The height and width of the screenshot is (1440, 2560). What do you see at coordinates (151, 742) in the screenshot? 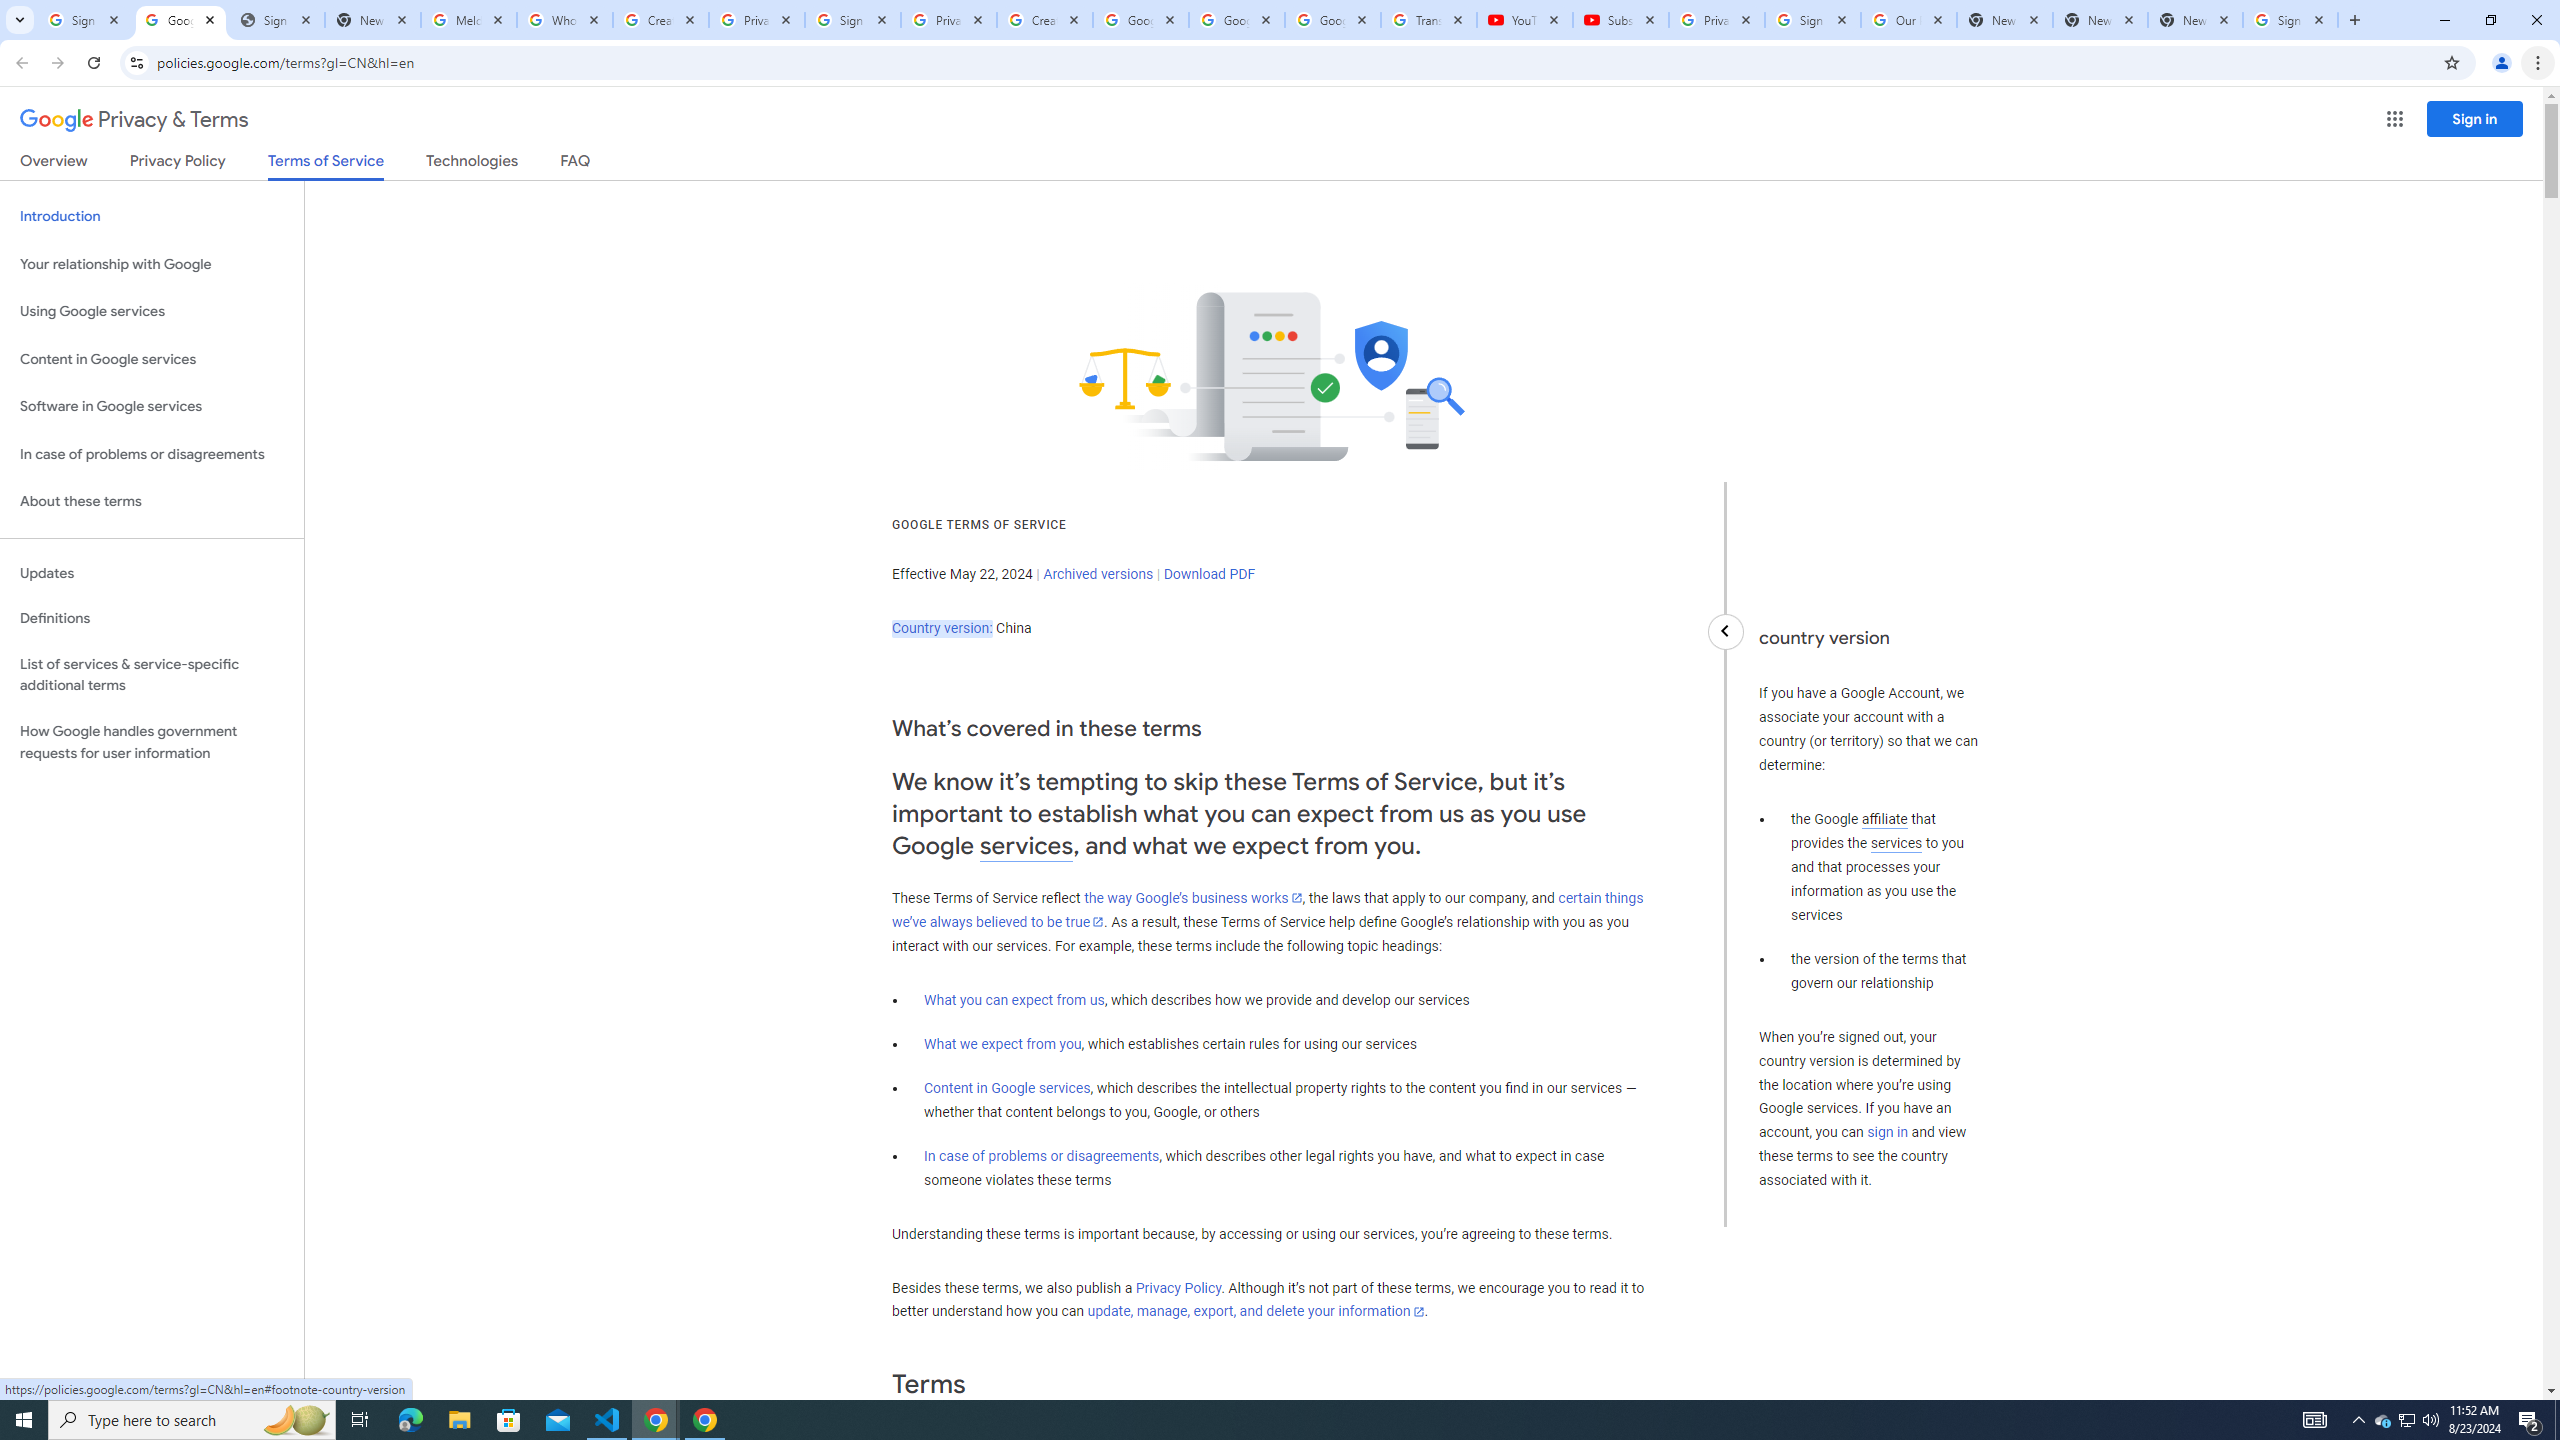
I see `'How Google handles government requests for user information'` at bounding box center [151, 742].